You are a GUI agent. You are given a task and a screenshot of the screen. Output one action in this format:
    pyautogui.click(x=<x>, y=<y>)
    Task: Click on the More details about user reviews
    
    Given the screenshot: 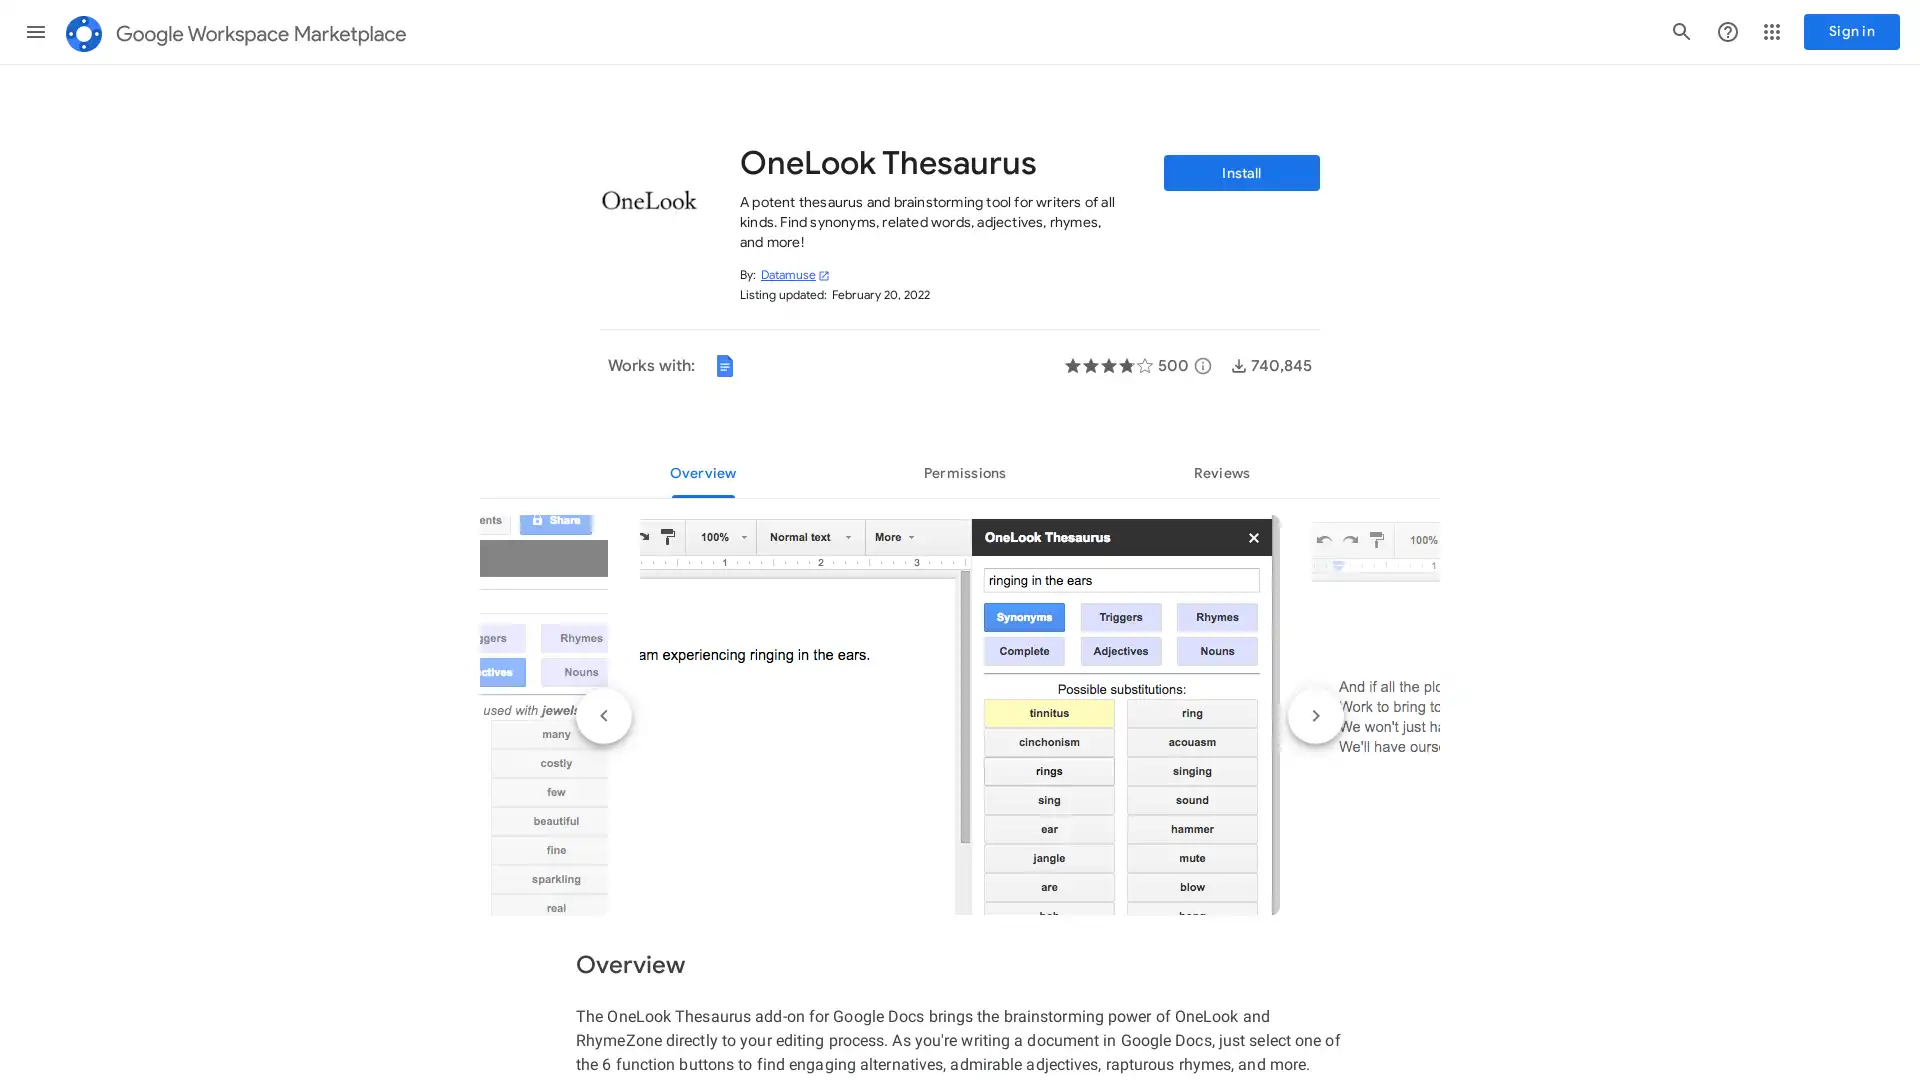 What is the action you would take?
    pyautogui.click(x=1343, y=366)
    